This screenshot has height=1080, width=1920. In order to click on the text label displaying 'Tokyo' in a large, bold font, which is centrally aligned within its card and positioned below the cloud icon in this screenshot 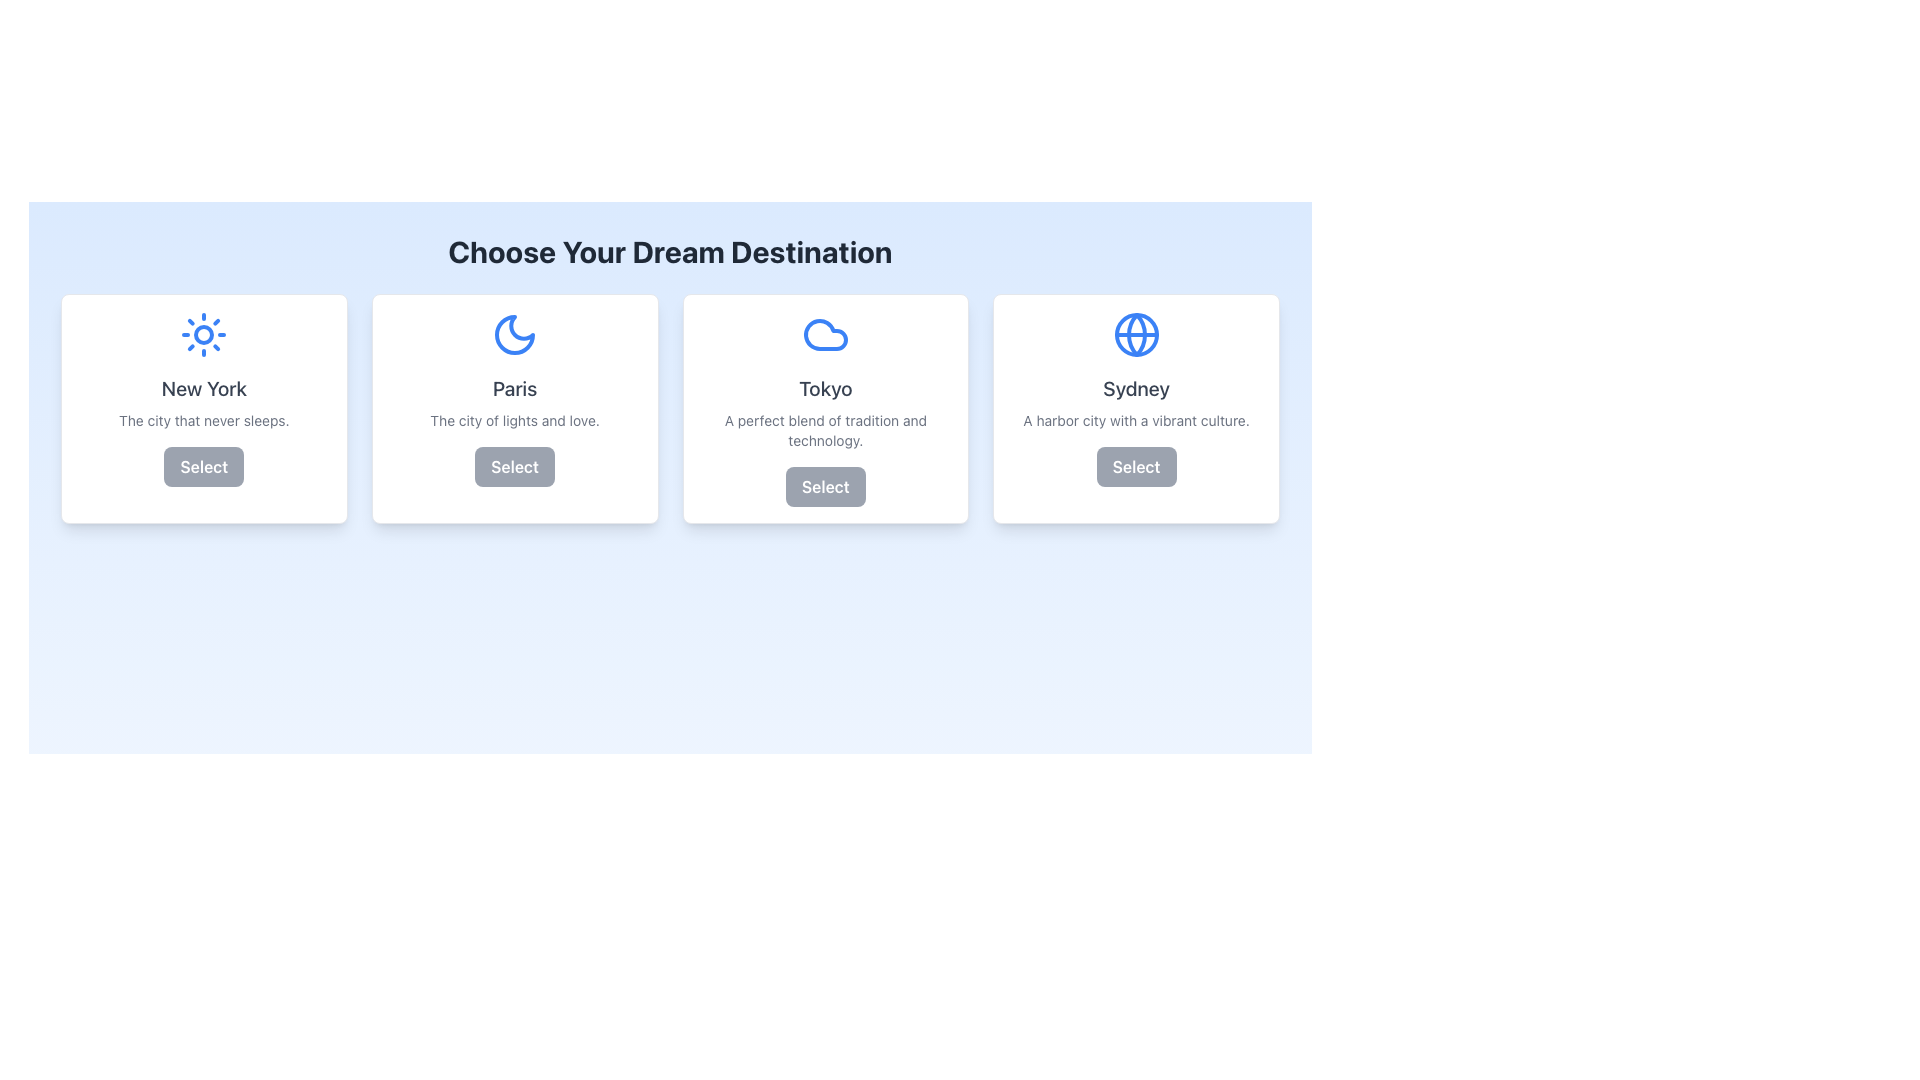, I will do `click(825, 389)`.